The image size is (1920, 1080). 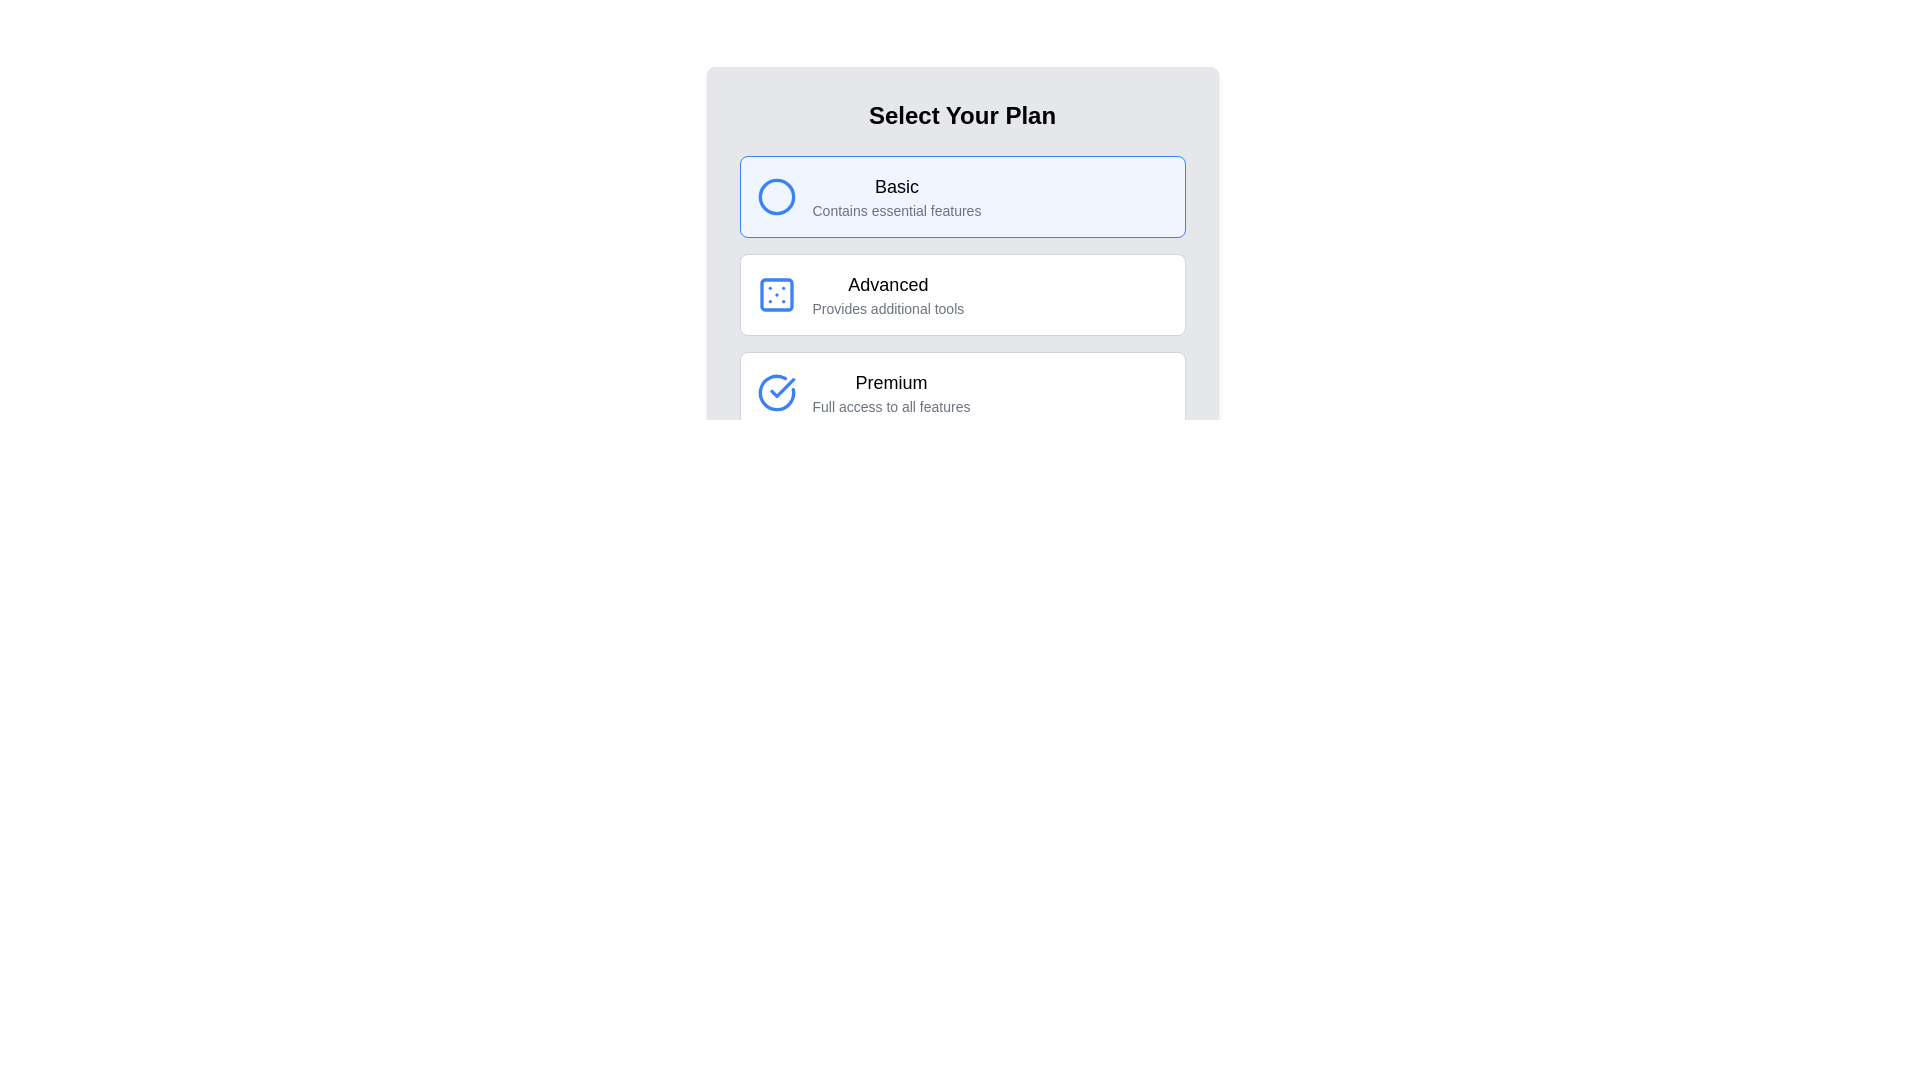 I want to click on text of the 'Premium' plan label located at the center of the selection card in the 'Select Your Plan' section, so click(x=890, y=393).